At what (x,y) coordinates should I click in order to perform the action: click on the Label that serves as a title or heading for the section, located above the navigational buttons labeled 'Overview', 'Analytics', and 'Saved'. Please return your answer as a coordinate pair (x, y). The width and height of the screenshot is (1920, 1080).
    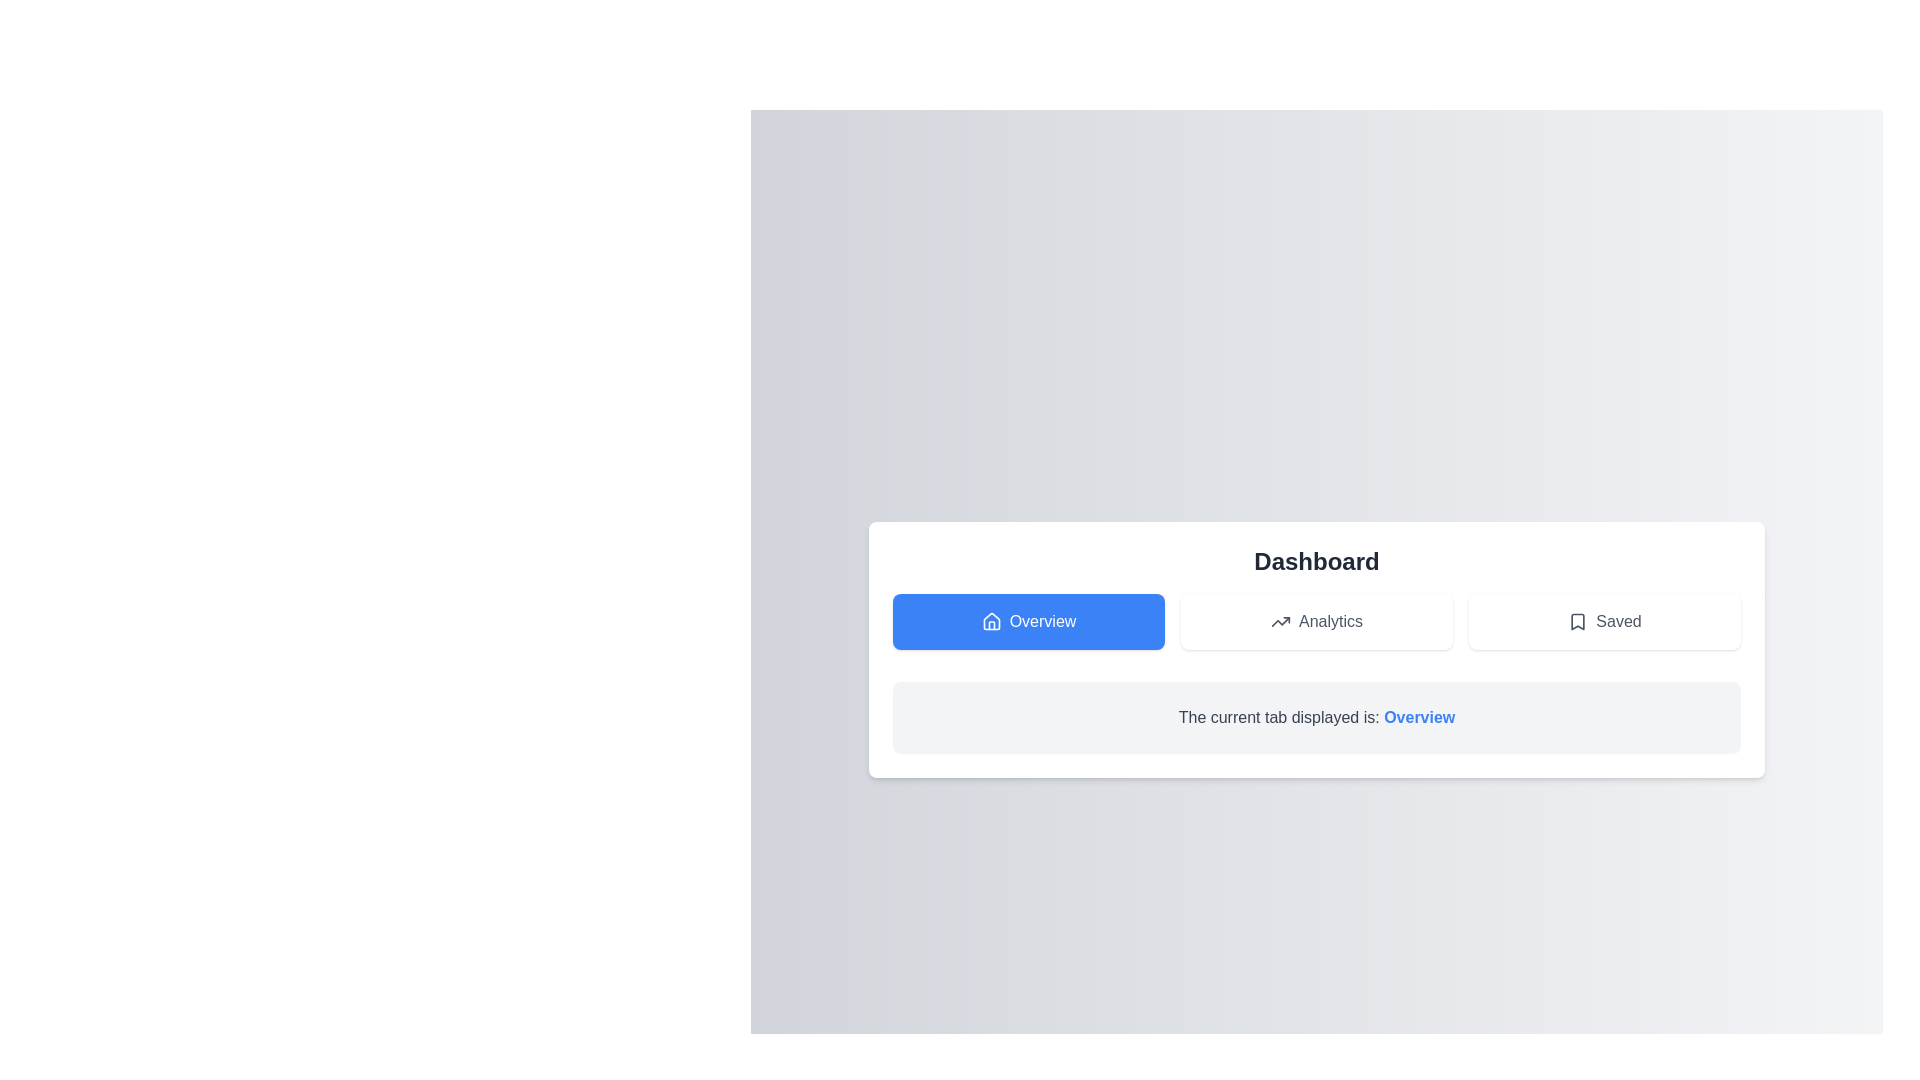
    Looking at the image, I should click on (1316, 562).